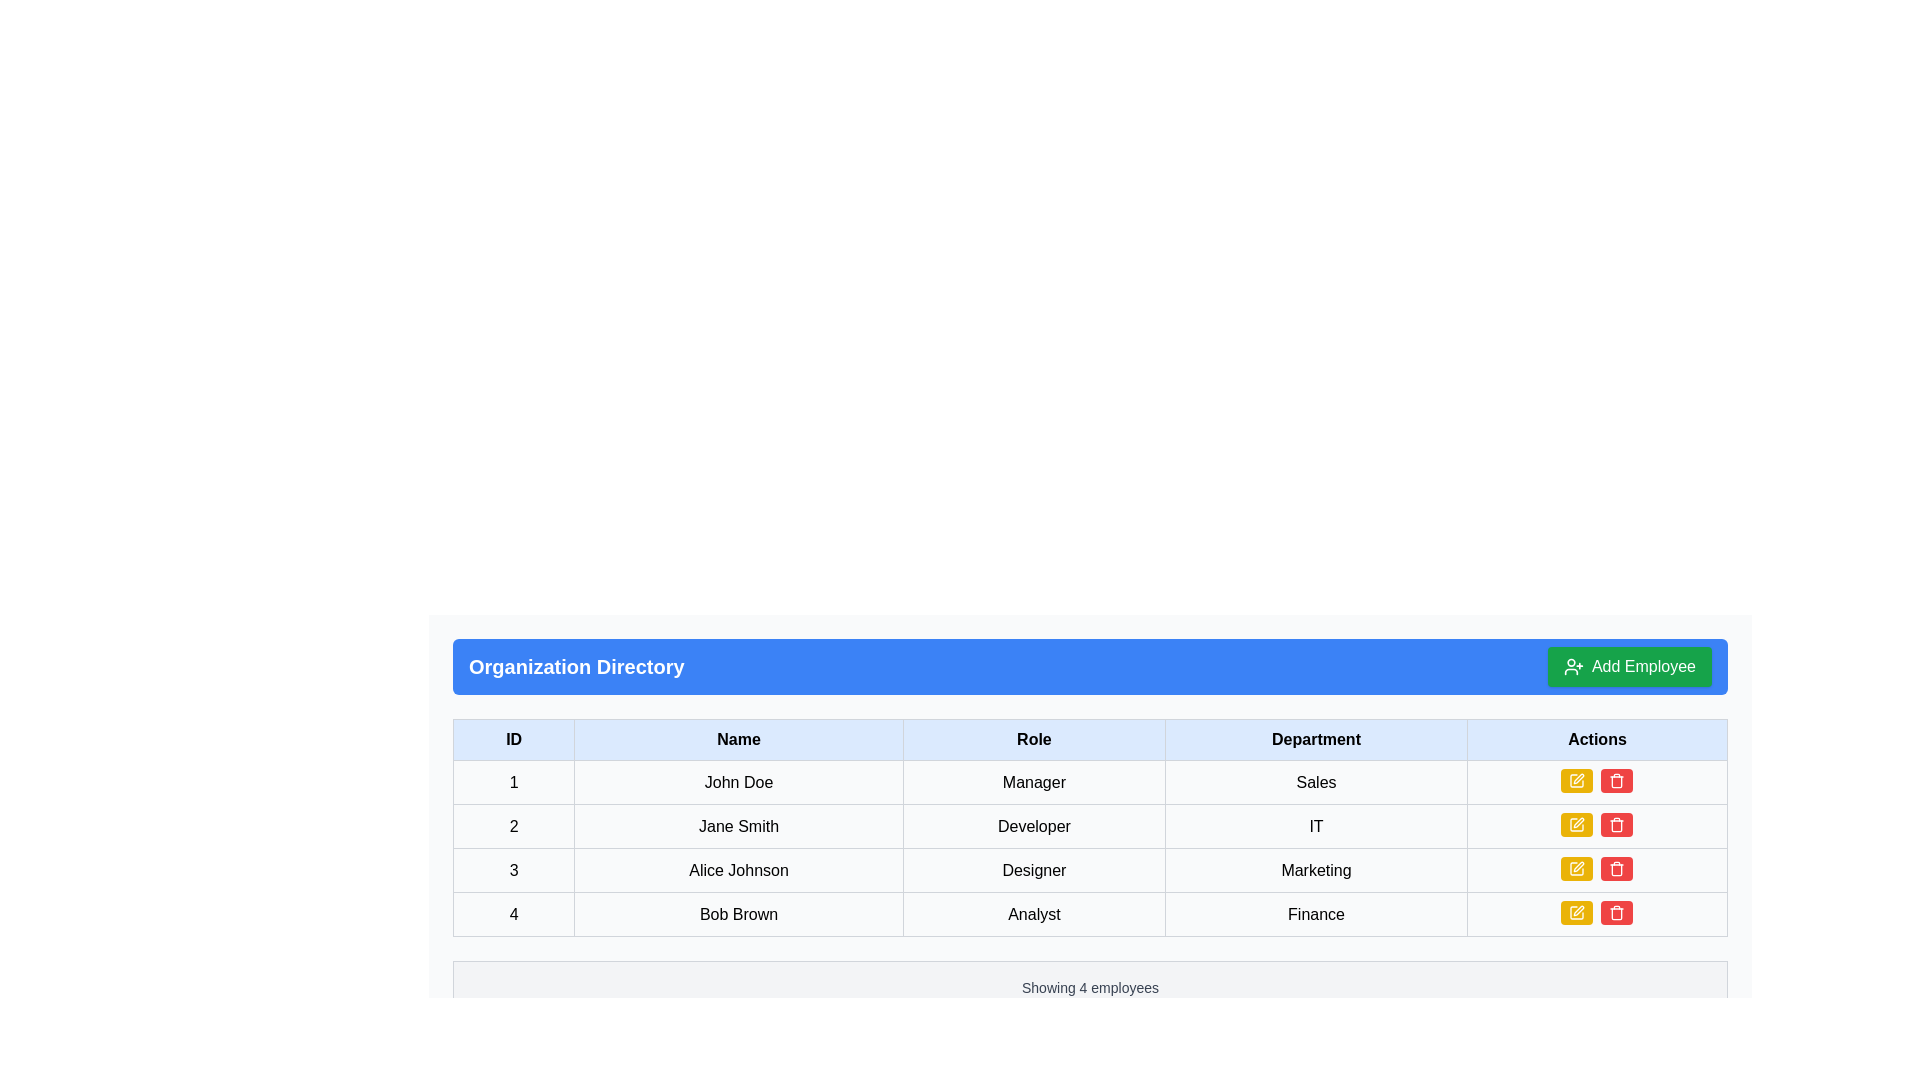  I want to click on the 'Actions' table header cell, which is a rectangular cell with bold text on a light blue background, located at the top row of a table, aligned to the right of the 'Department' cell, so click(1596, 740).